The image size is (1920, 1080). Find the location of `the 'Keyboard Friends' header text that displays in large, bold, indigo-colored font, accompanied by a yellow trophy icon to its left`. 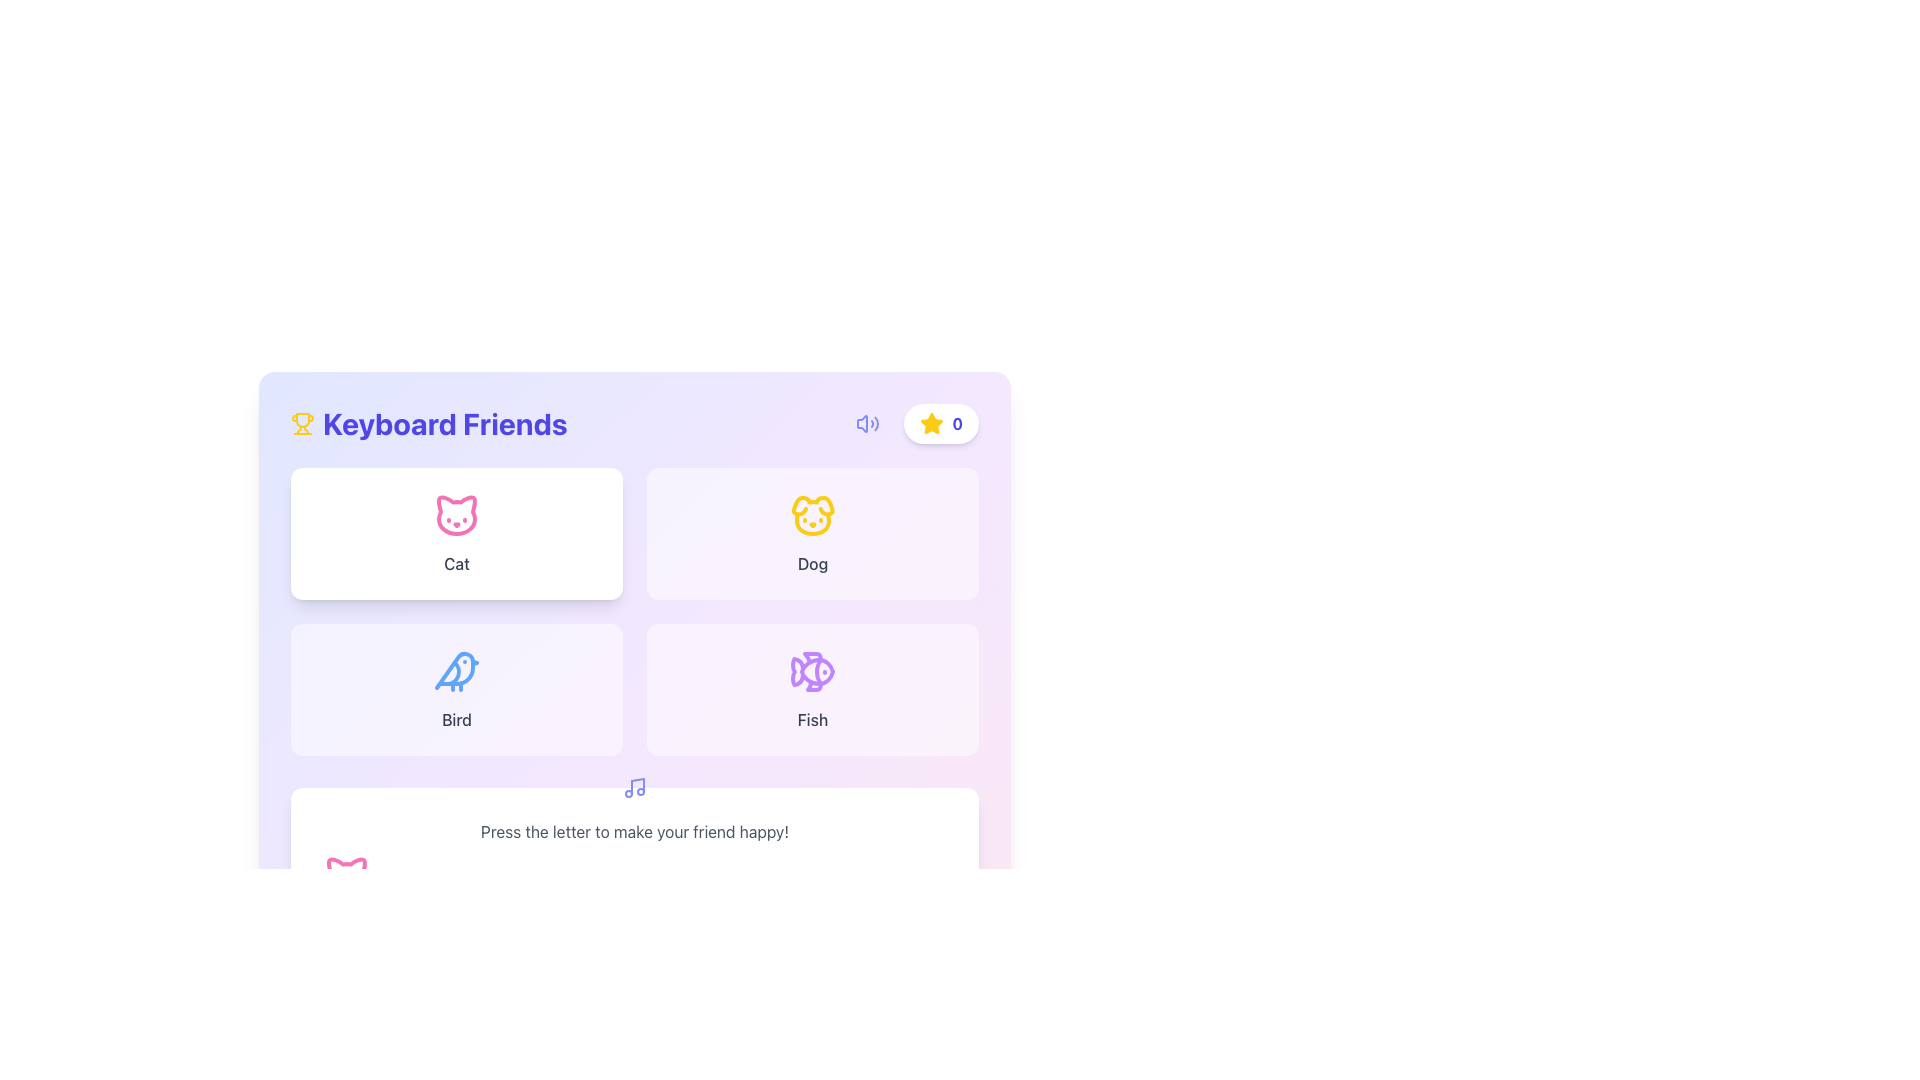

the 'Keyboard Friends' header text that displays in large, bold, indigo-colored font, accompanied by a yellow trophy icon to its left is located at coordinates (428, 423).